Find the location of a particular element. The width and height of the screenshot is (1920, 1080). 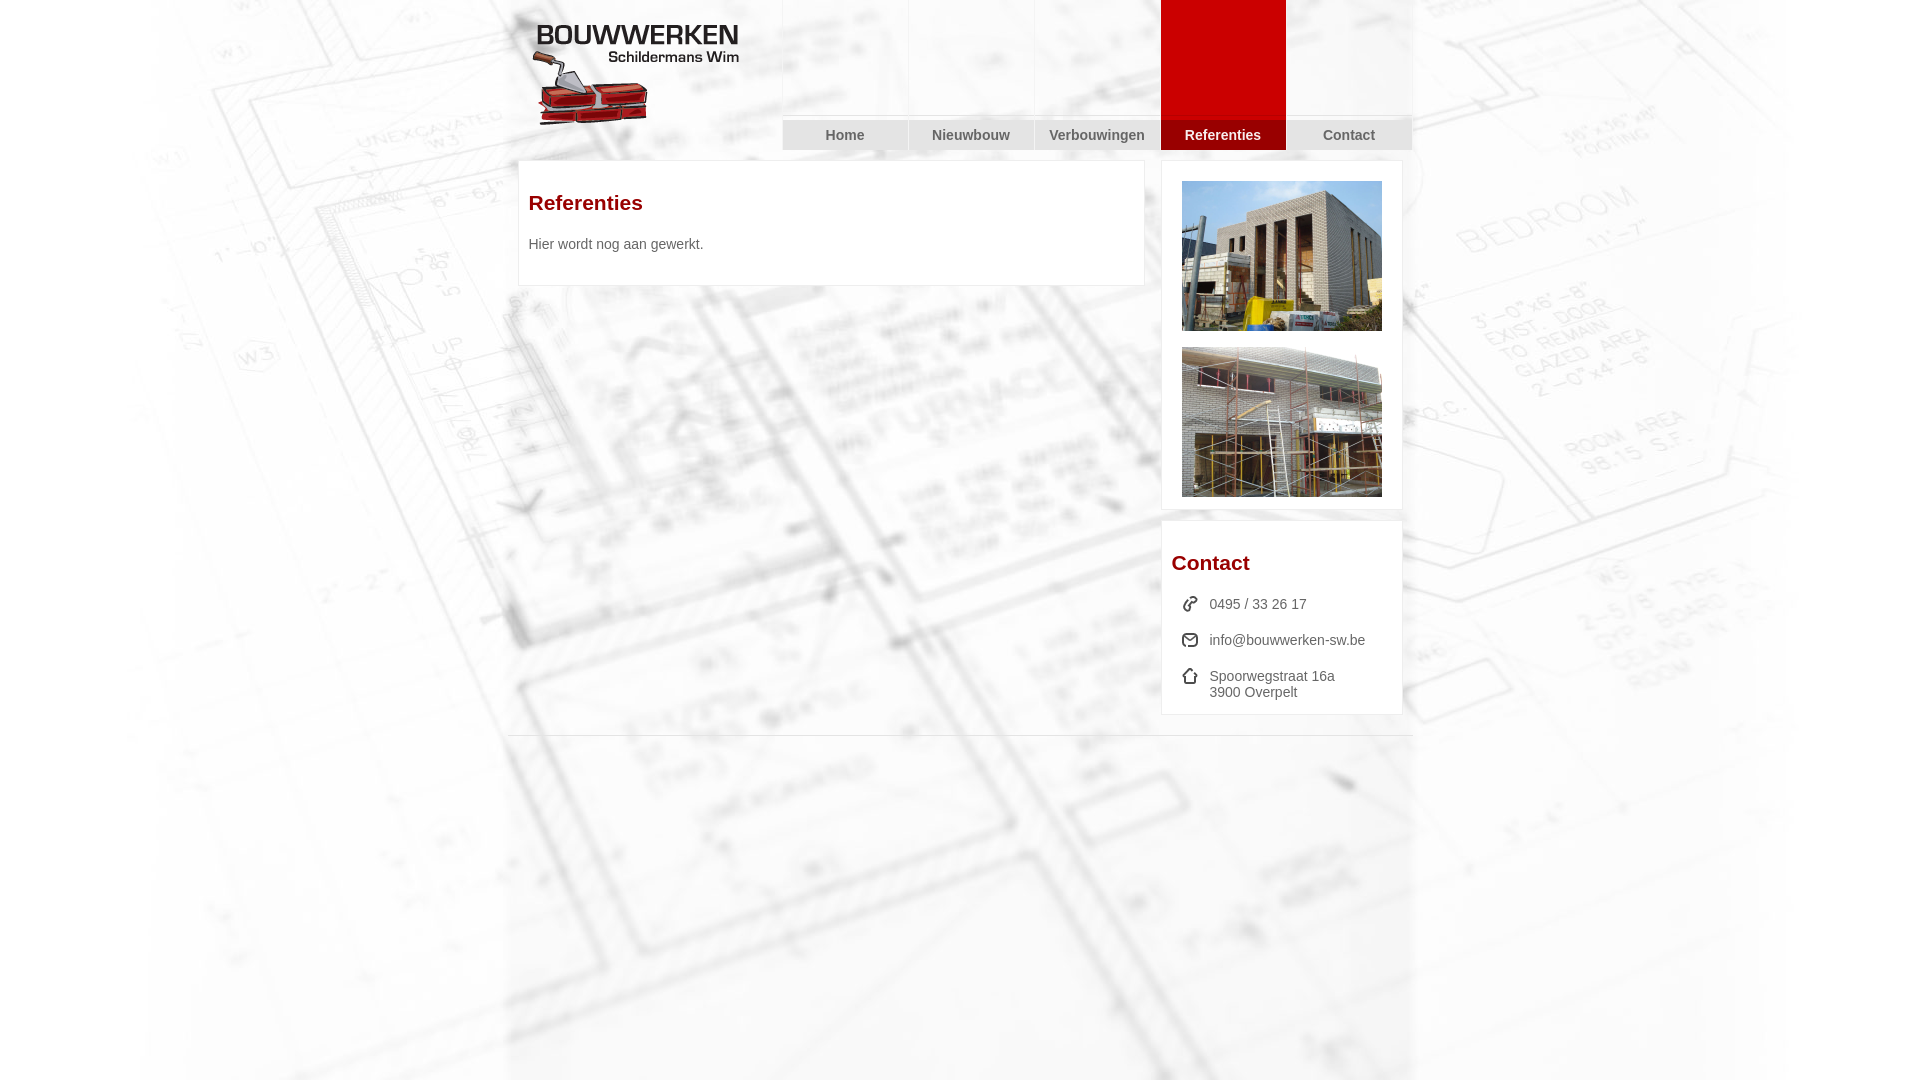

'Verbouwingen' is located at coordinates (1095, 135).